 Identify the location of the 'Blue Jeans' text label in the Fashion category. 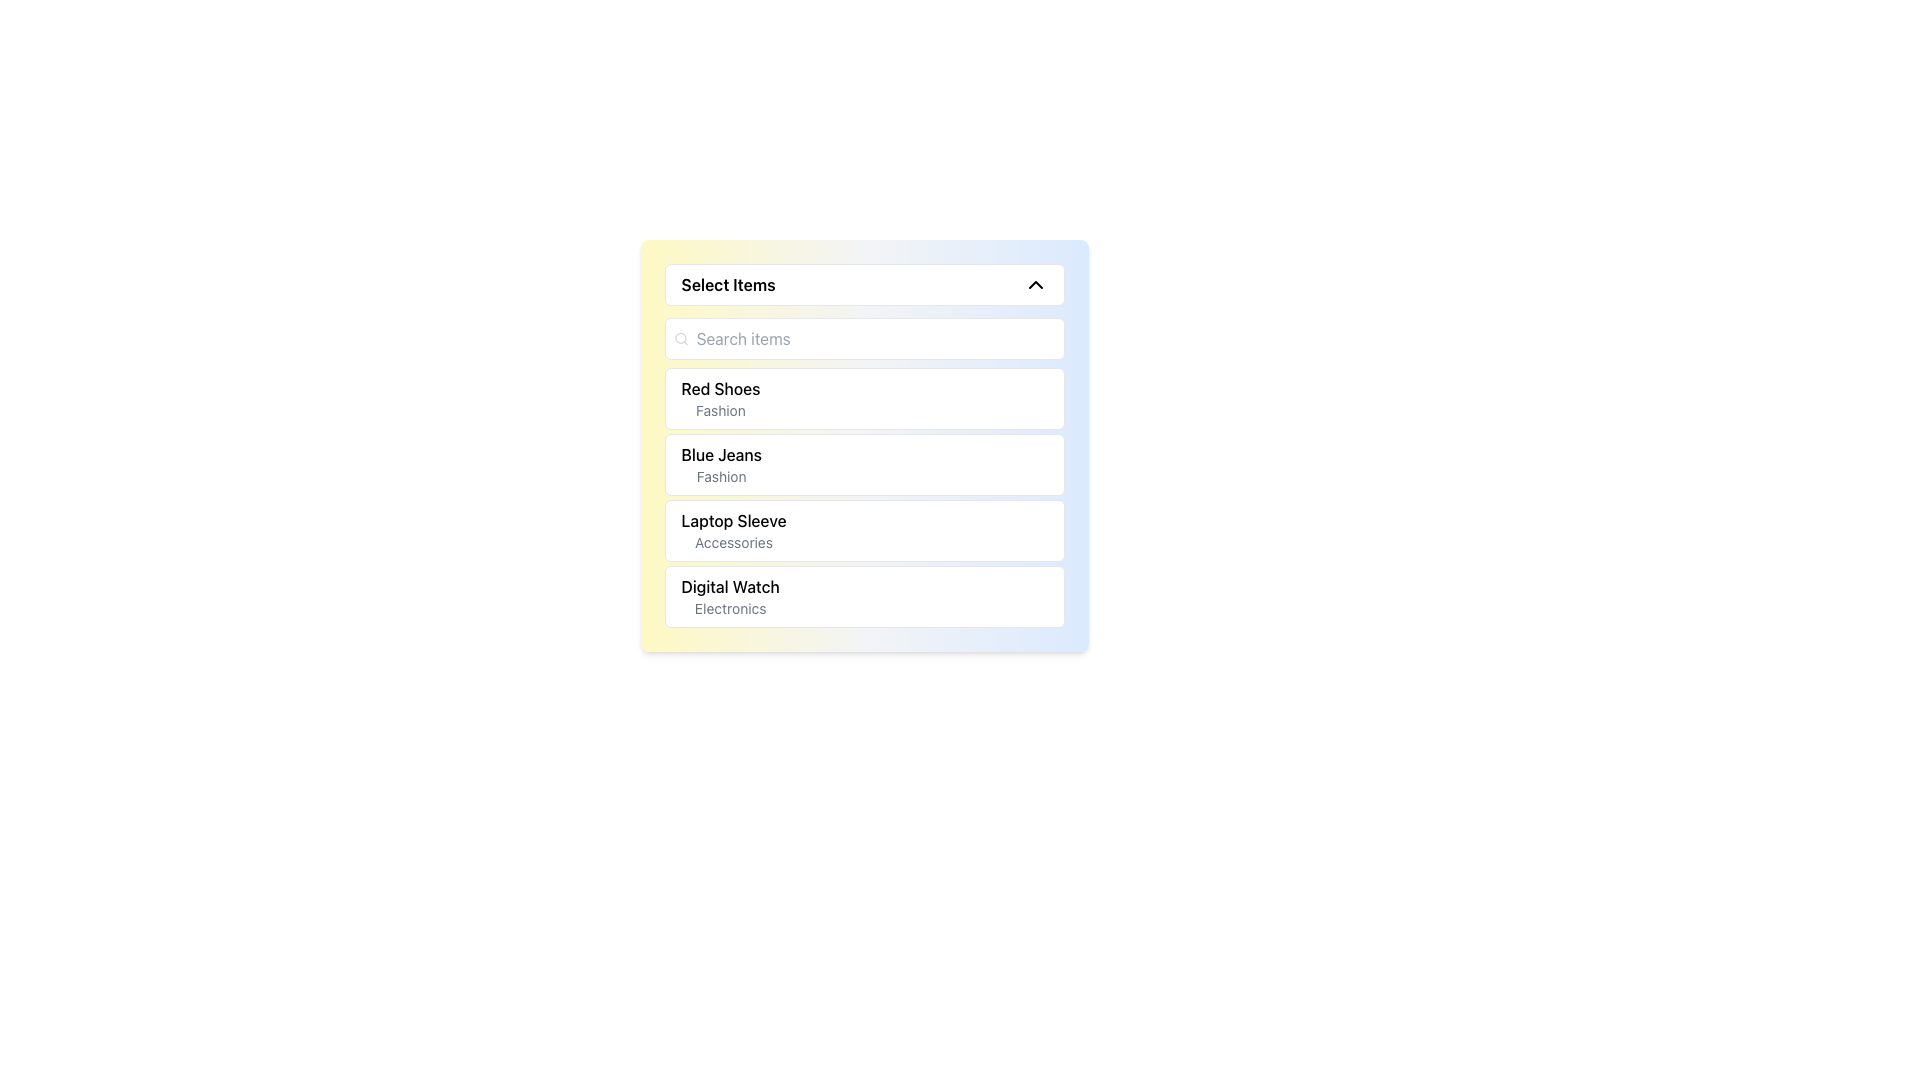
(720, 455).